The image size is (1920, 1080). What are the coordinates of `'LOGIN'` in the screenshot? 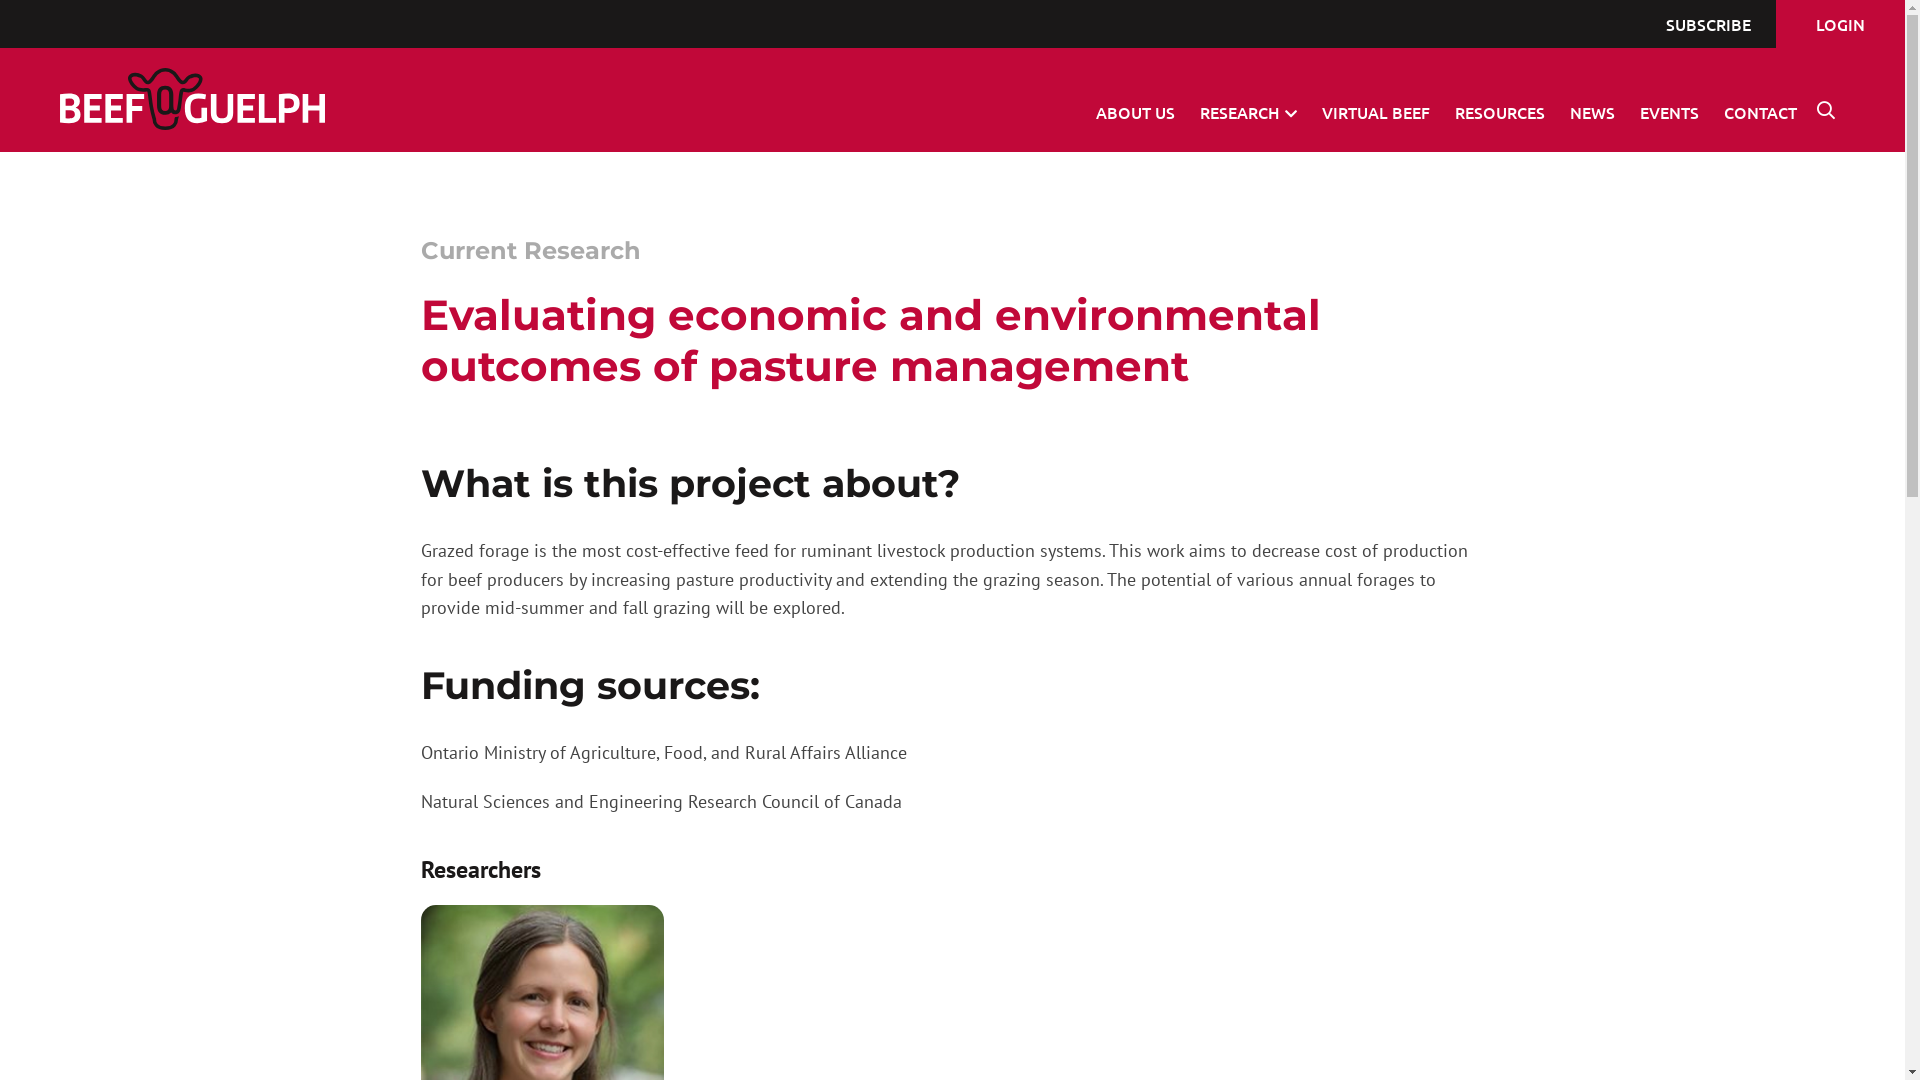 It's located at (1840, 23).